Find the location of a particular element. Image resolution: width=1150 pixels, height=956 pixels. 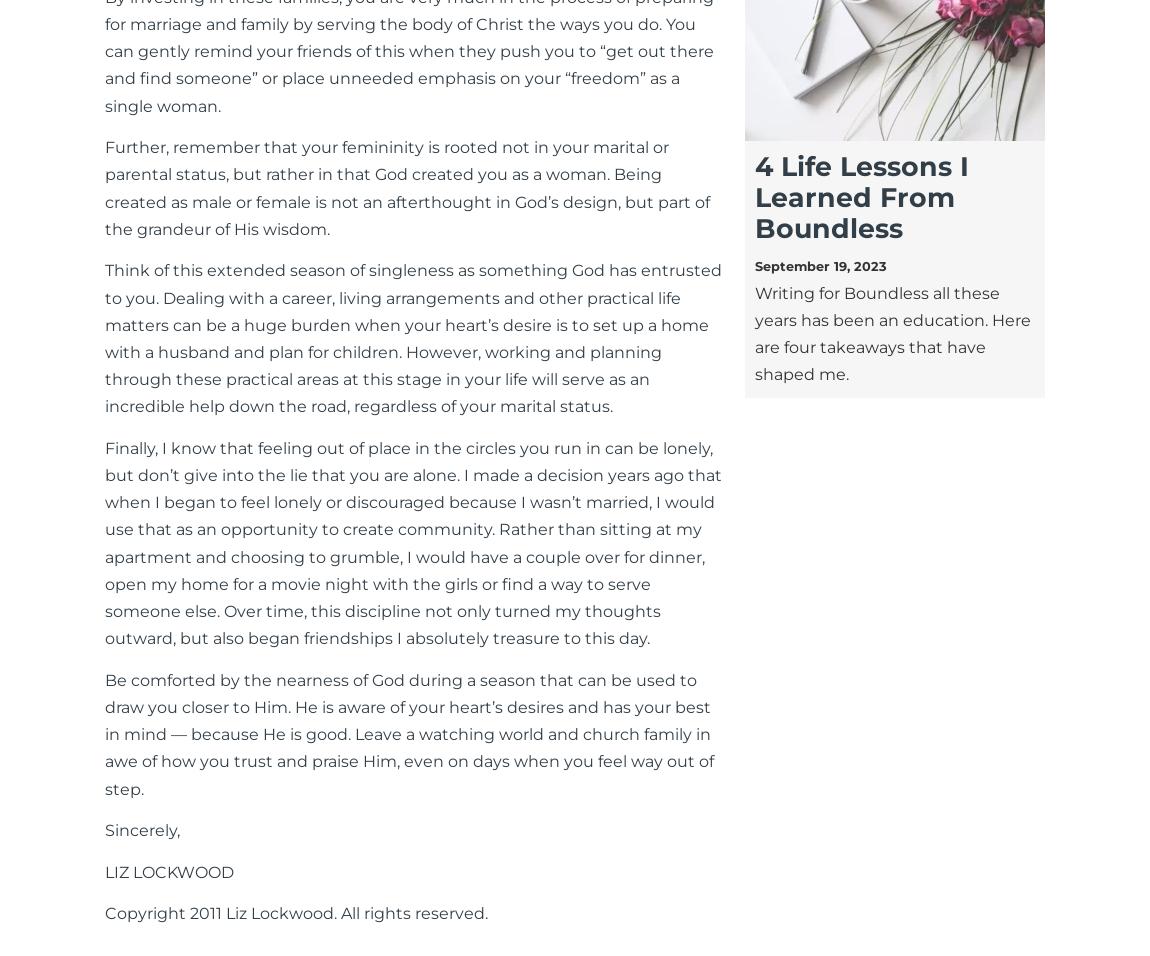

'Sincerely,' is located at coordinates (141, 829).